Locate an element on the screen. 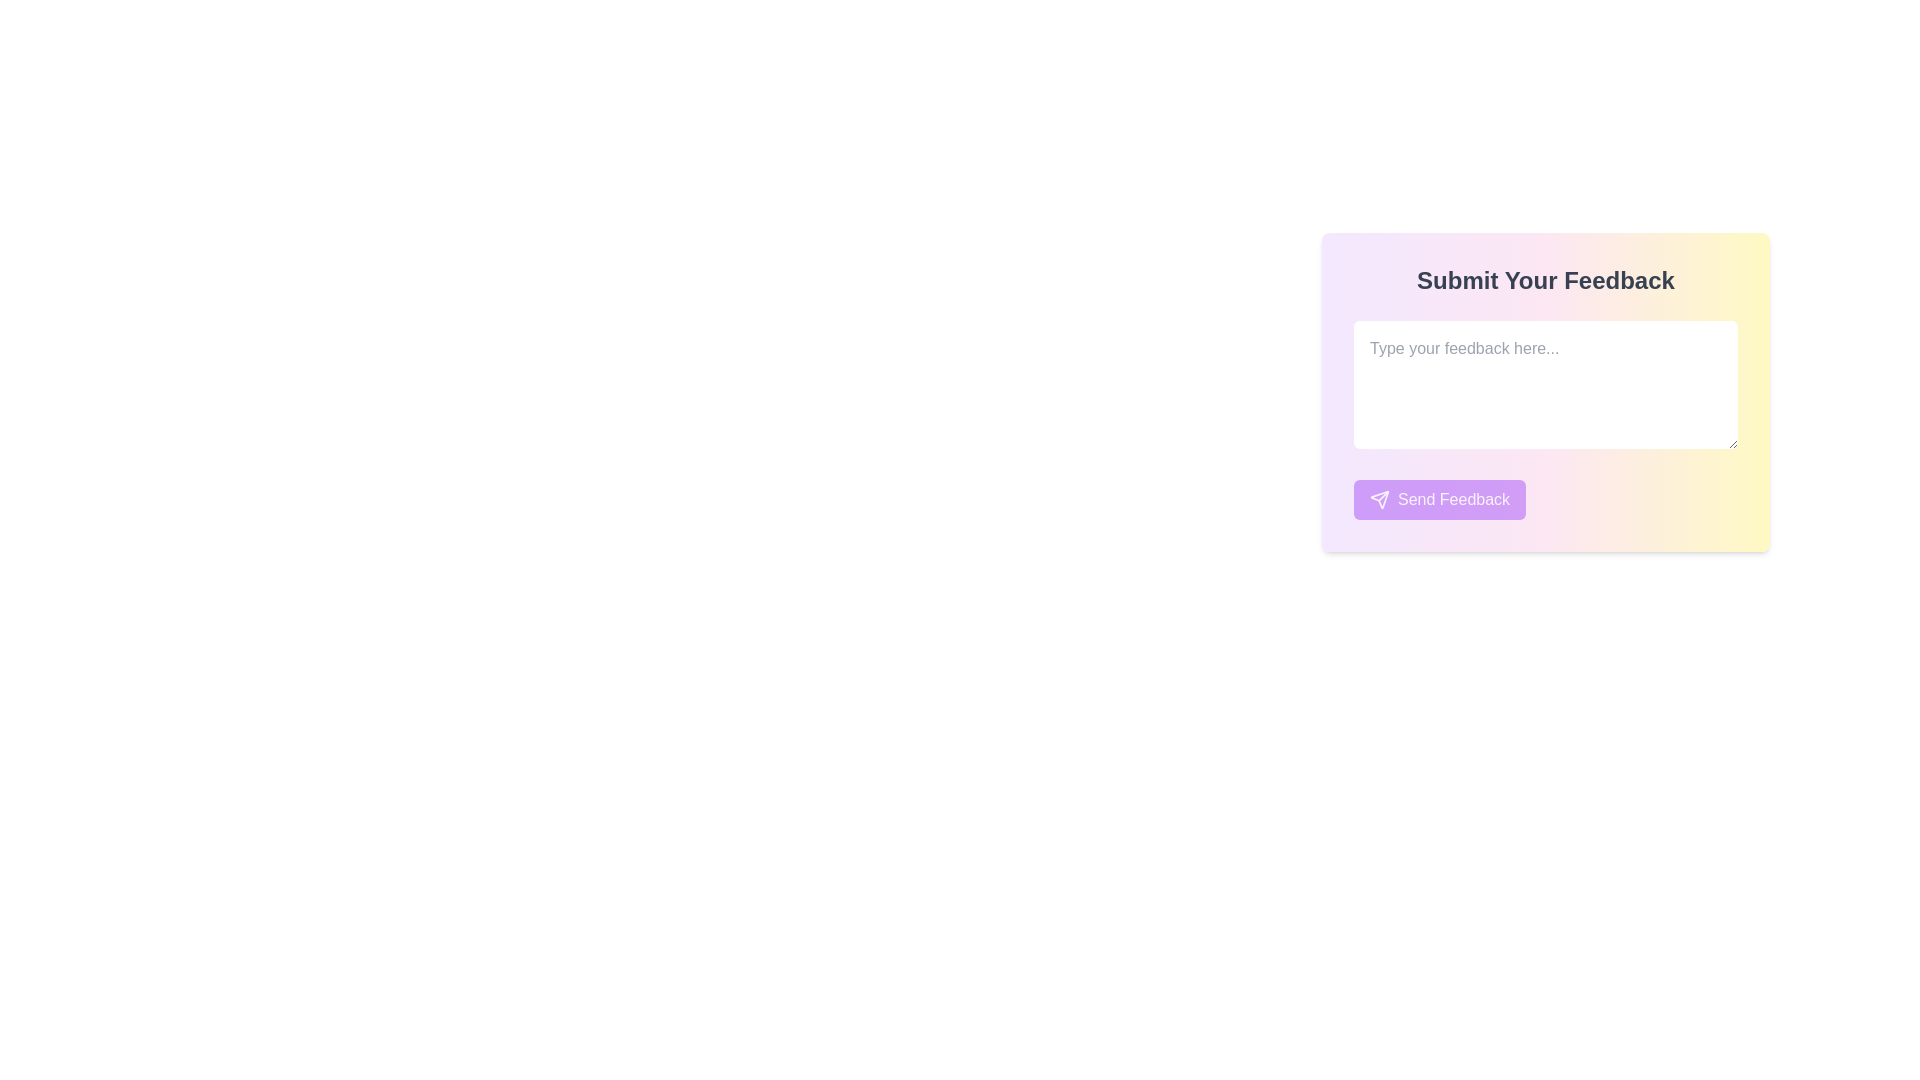 Image resolution: width=1920 pixels, height=1080 pixels. text from the 'Send Feedback' button label, which is located below the feedback text input box and to the right of the send icon is located at coordinates (1454, 499).